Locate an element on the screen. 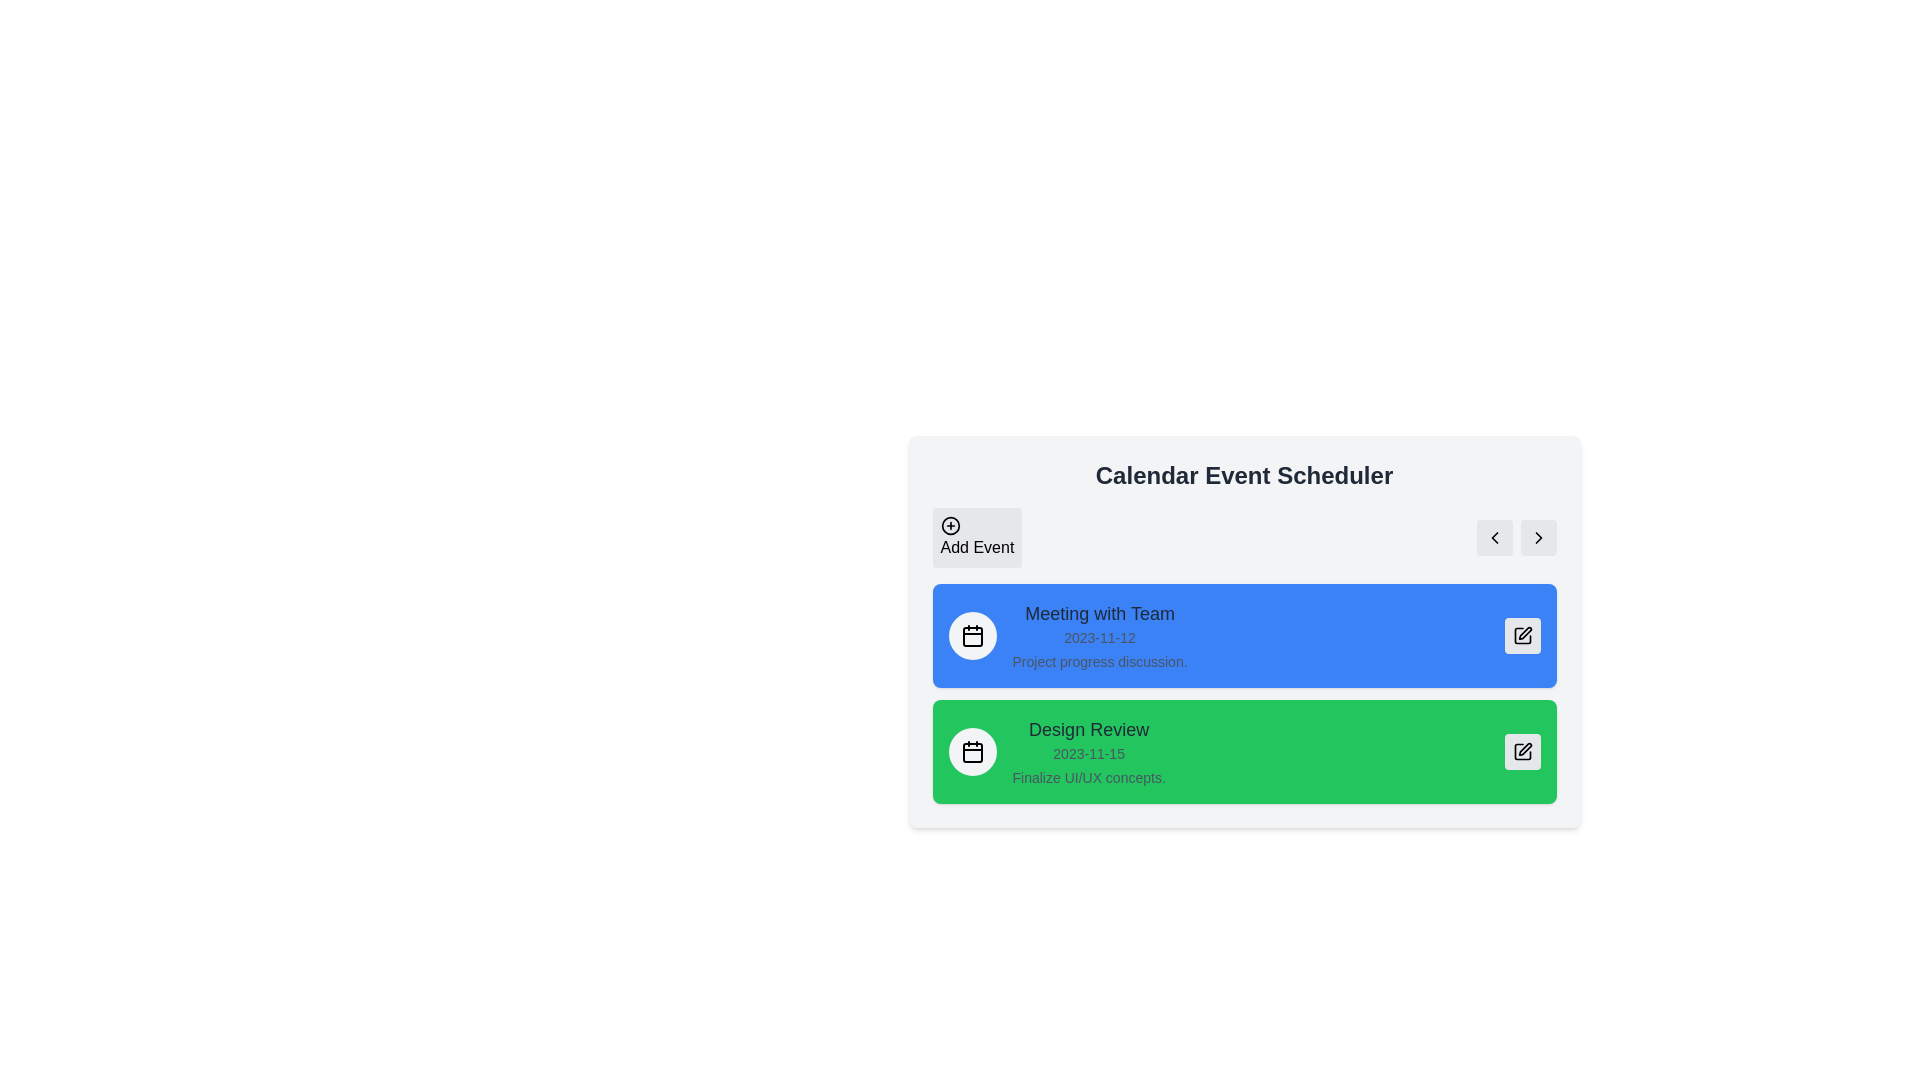 This screenshot has height=1080, width=1920. the right-facing chevron arrow icon located in the upper-right section of the calendar event scheduler interface is located at coordinates (1537, 536).